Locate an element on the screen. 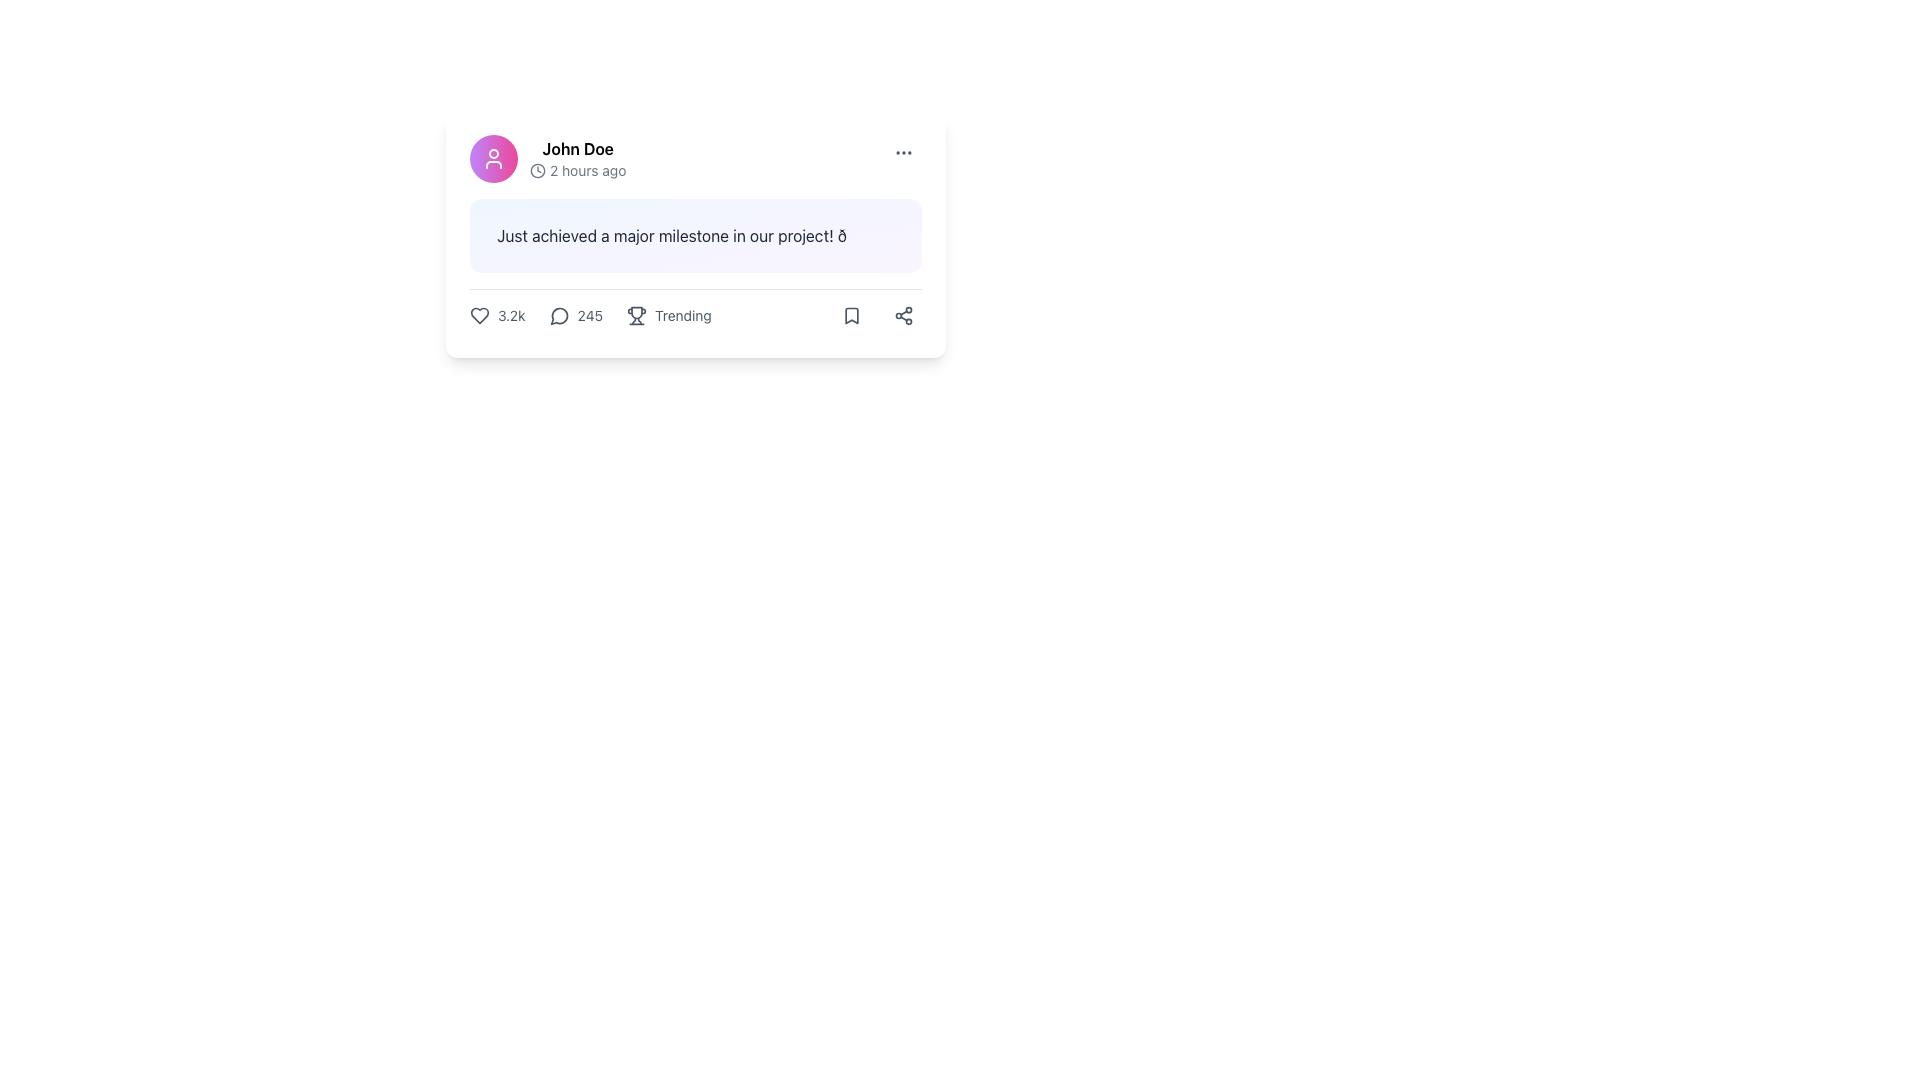 The height and width of the screenshot is (1080, 1920). the share button located at the far right of the horizontal bar beneath the post interface to activate its hover effect is located at coordinates (902, 315).